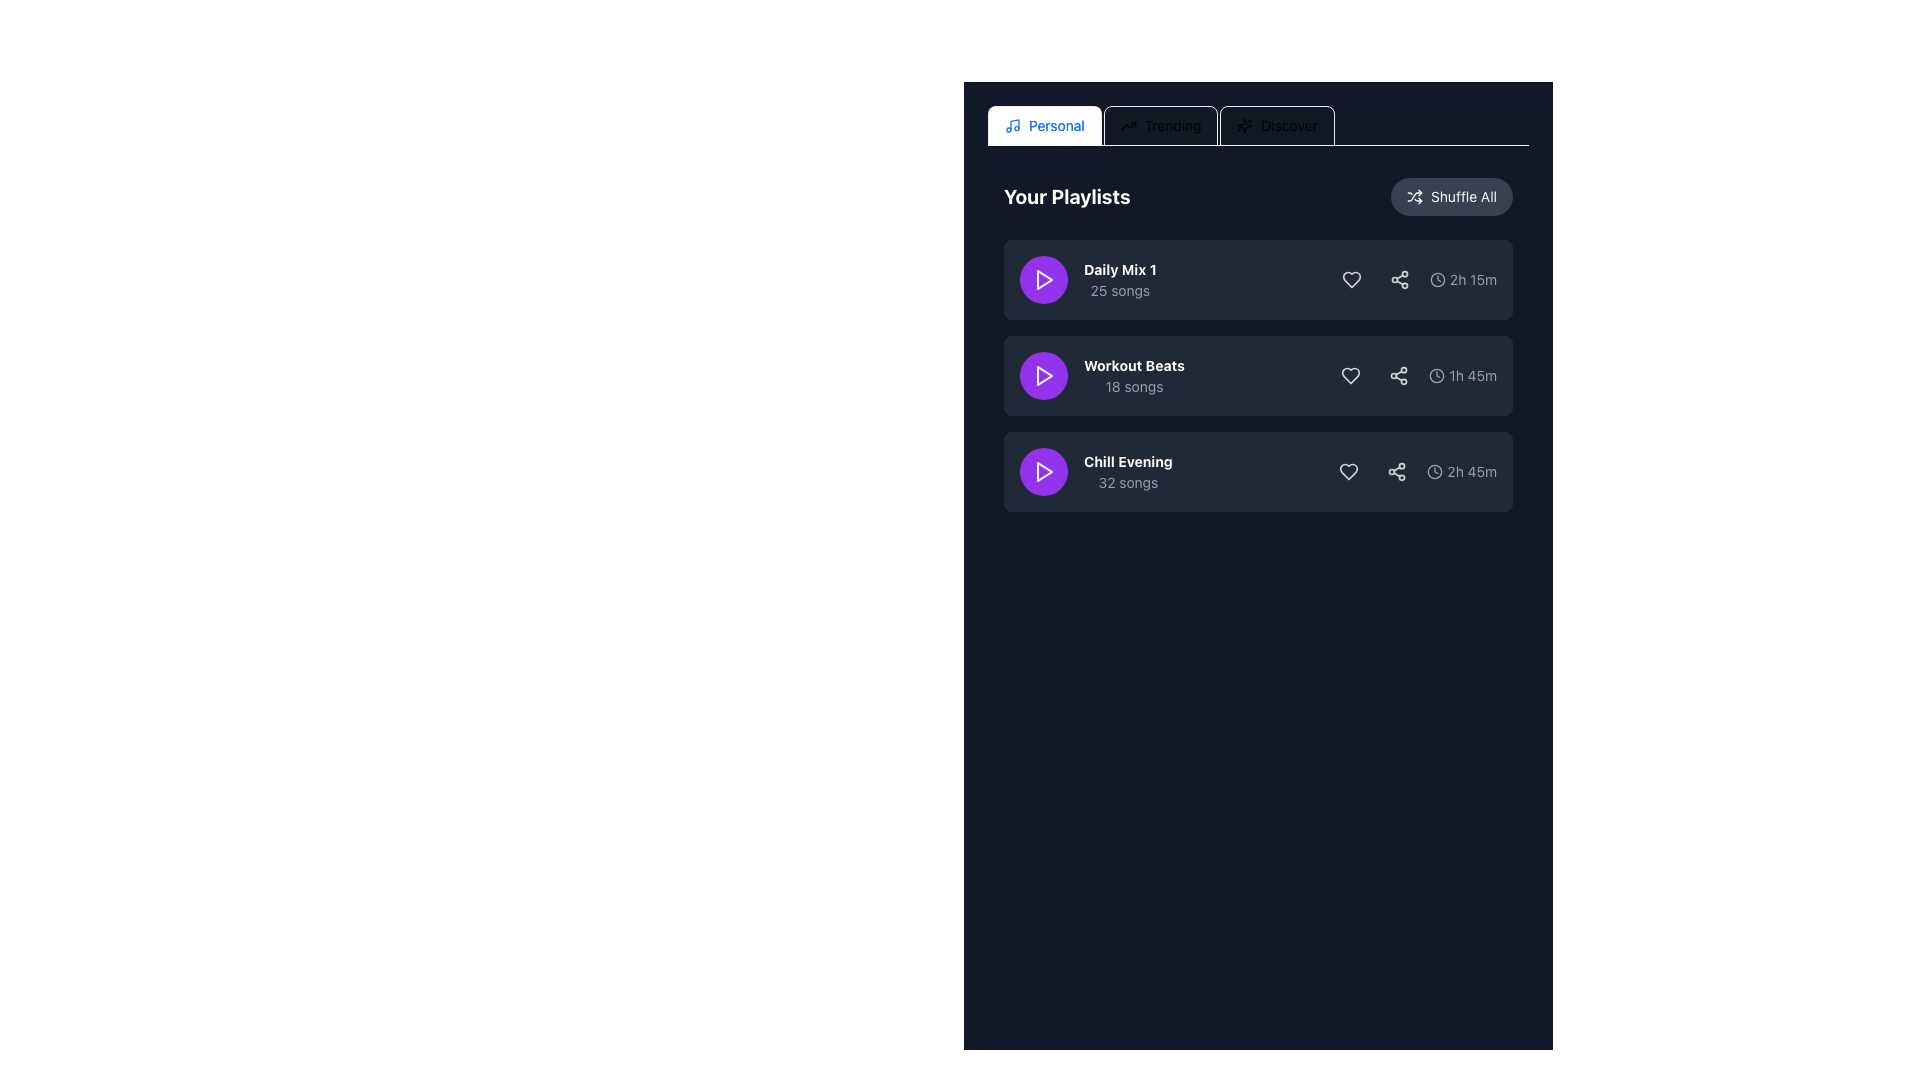  Describe the element at coordinates (1120, 290) in the screenshot. I see `the static text label indicating the number of songs in the playlist 'Daily Mix 1', which is the second element beneath the title text` at that location.